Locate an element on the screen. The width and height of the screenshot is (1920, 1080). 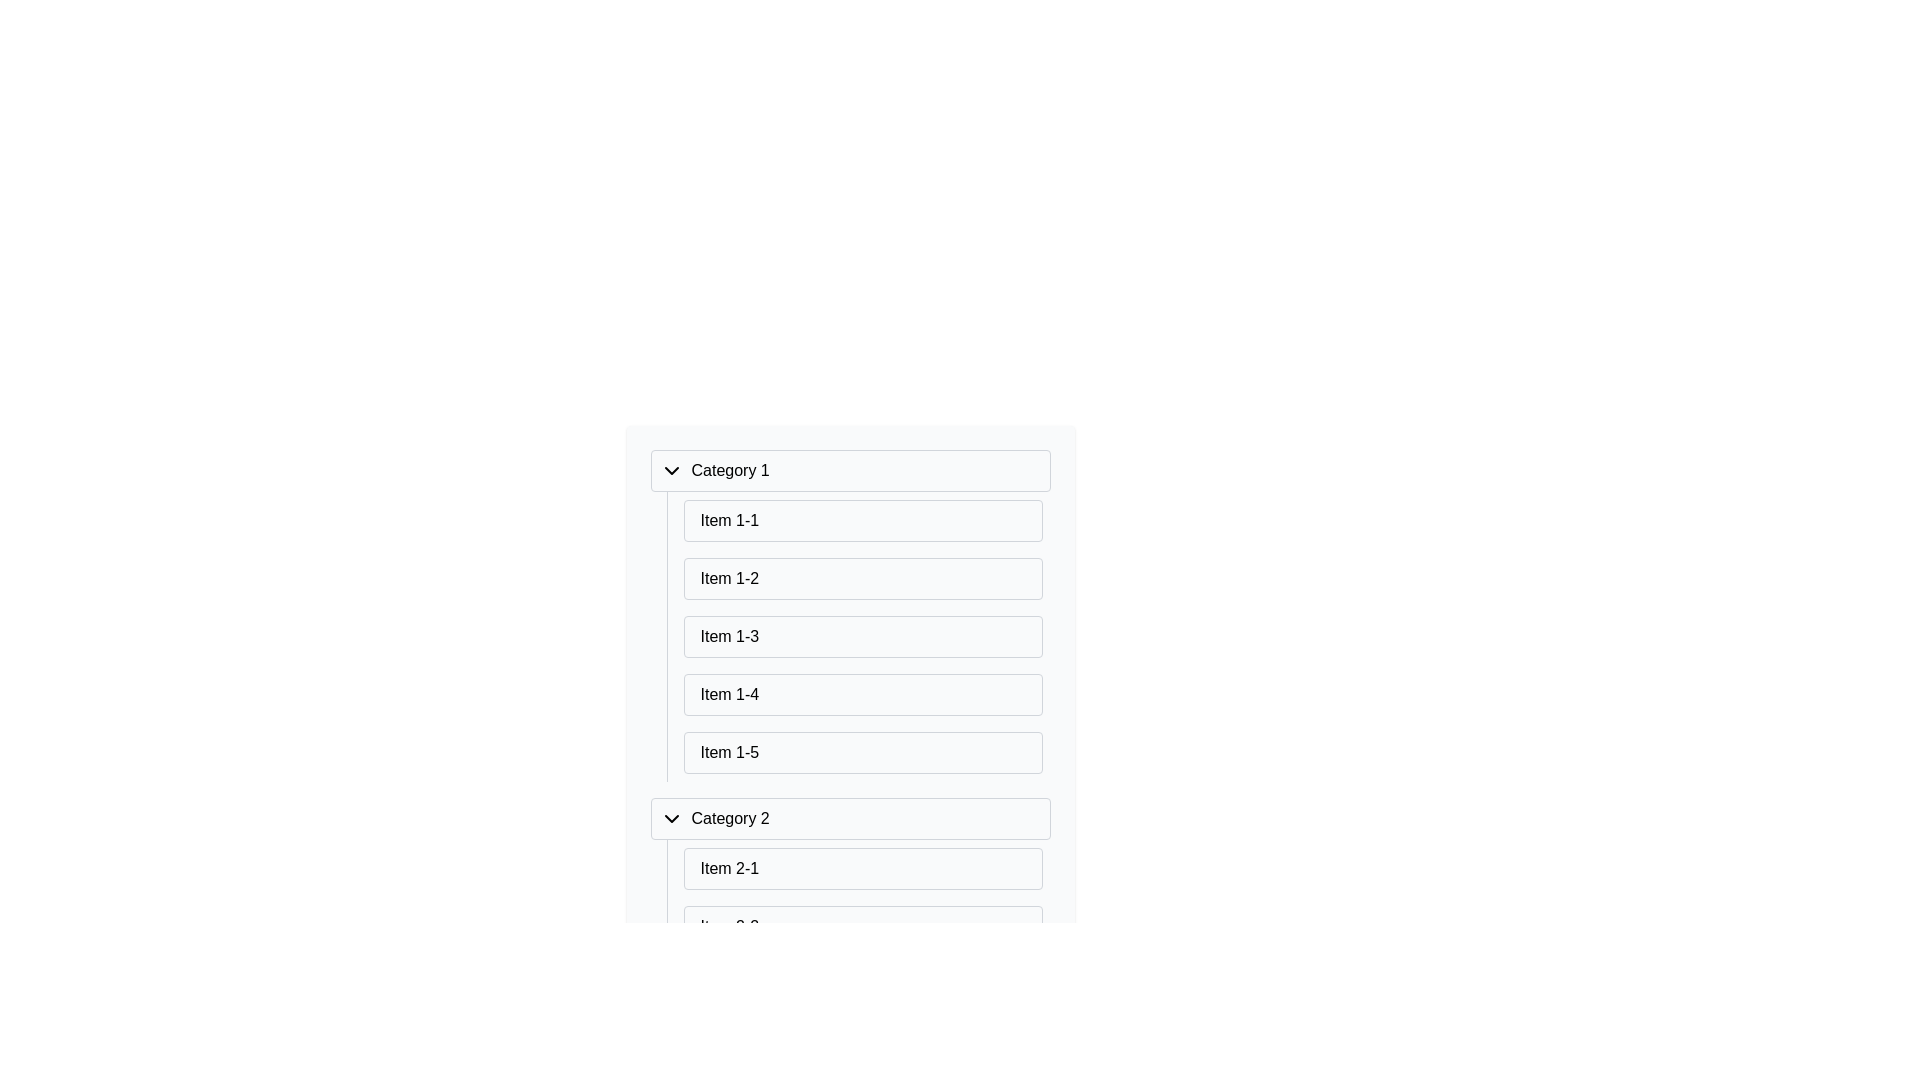
the second list item under 'Category 1' is located at coordinates (863, 578).